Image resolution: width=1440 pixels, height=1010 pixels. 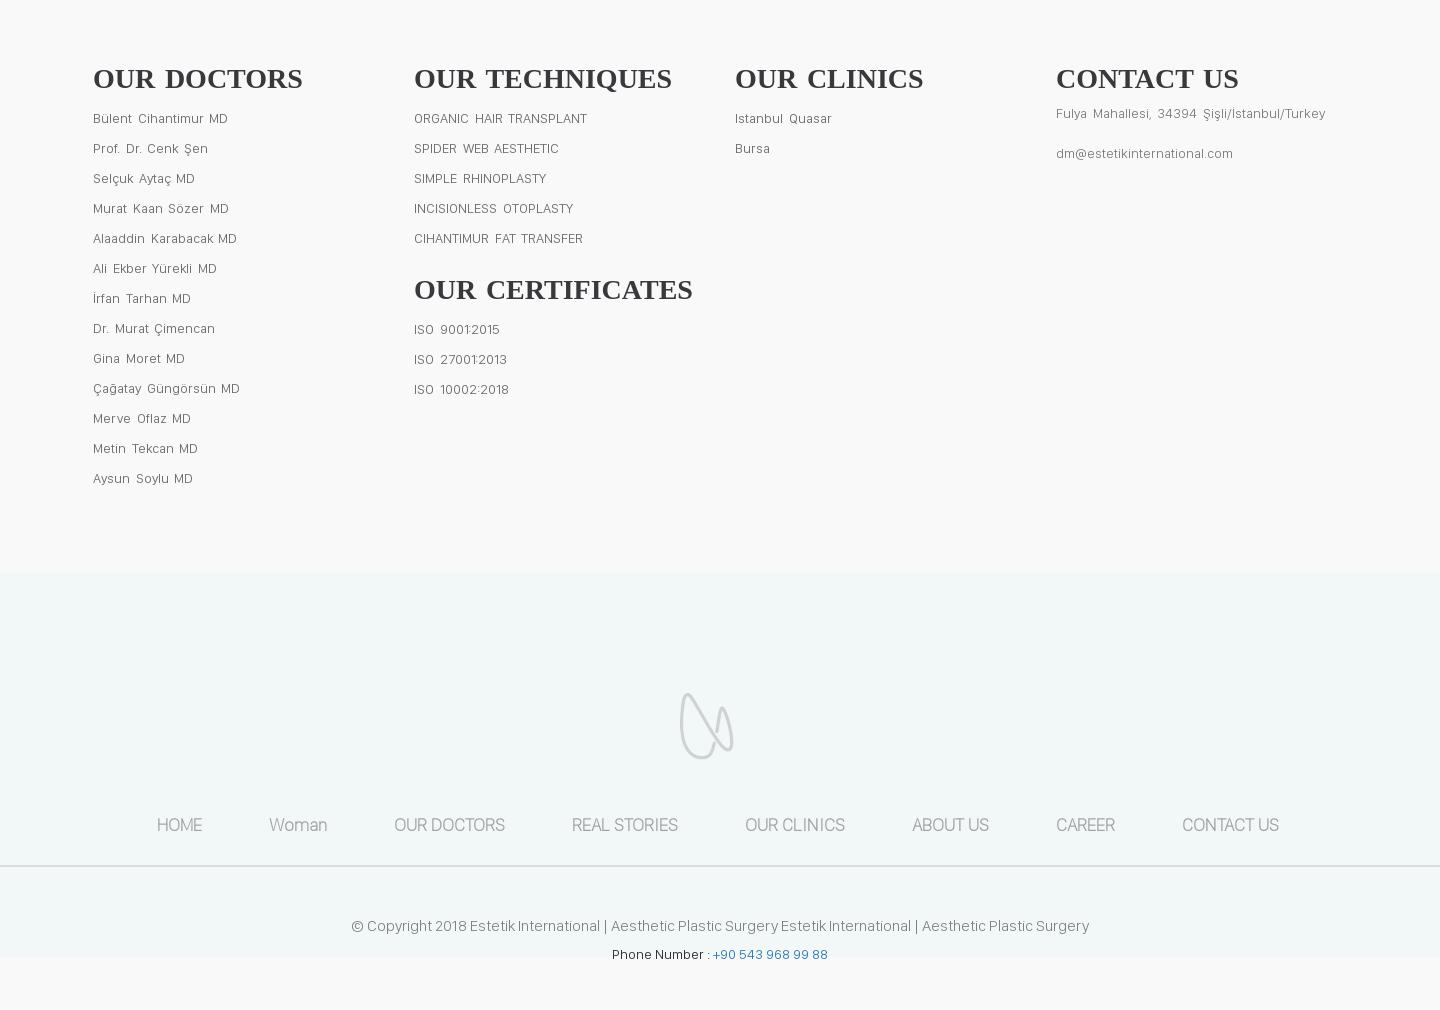 I want to click on 'Selçuk Aytaç MD', so click(x=143, y=175).